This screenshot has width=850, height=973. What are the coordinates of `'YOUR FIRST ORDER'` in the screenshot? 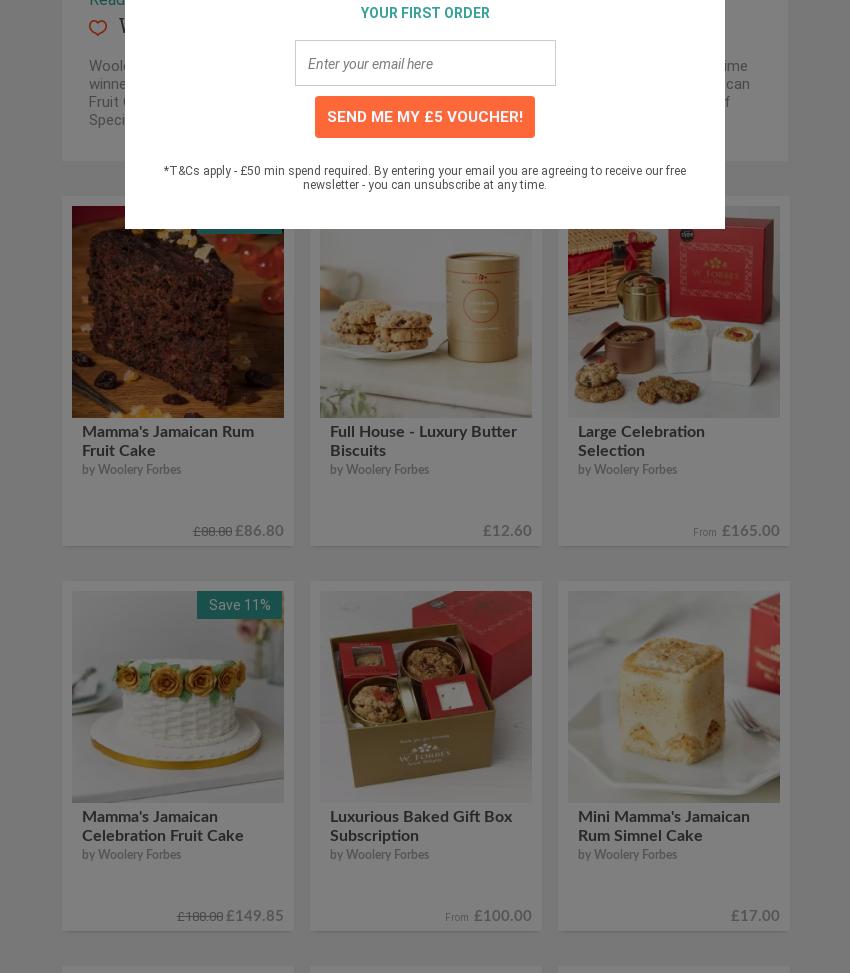 It's located at (424, 11).